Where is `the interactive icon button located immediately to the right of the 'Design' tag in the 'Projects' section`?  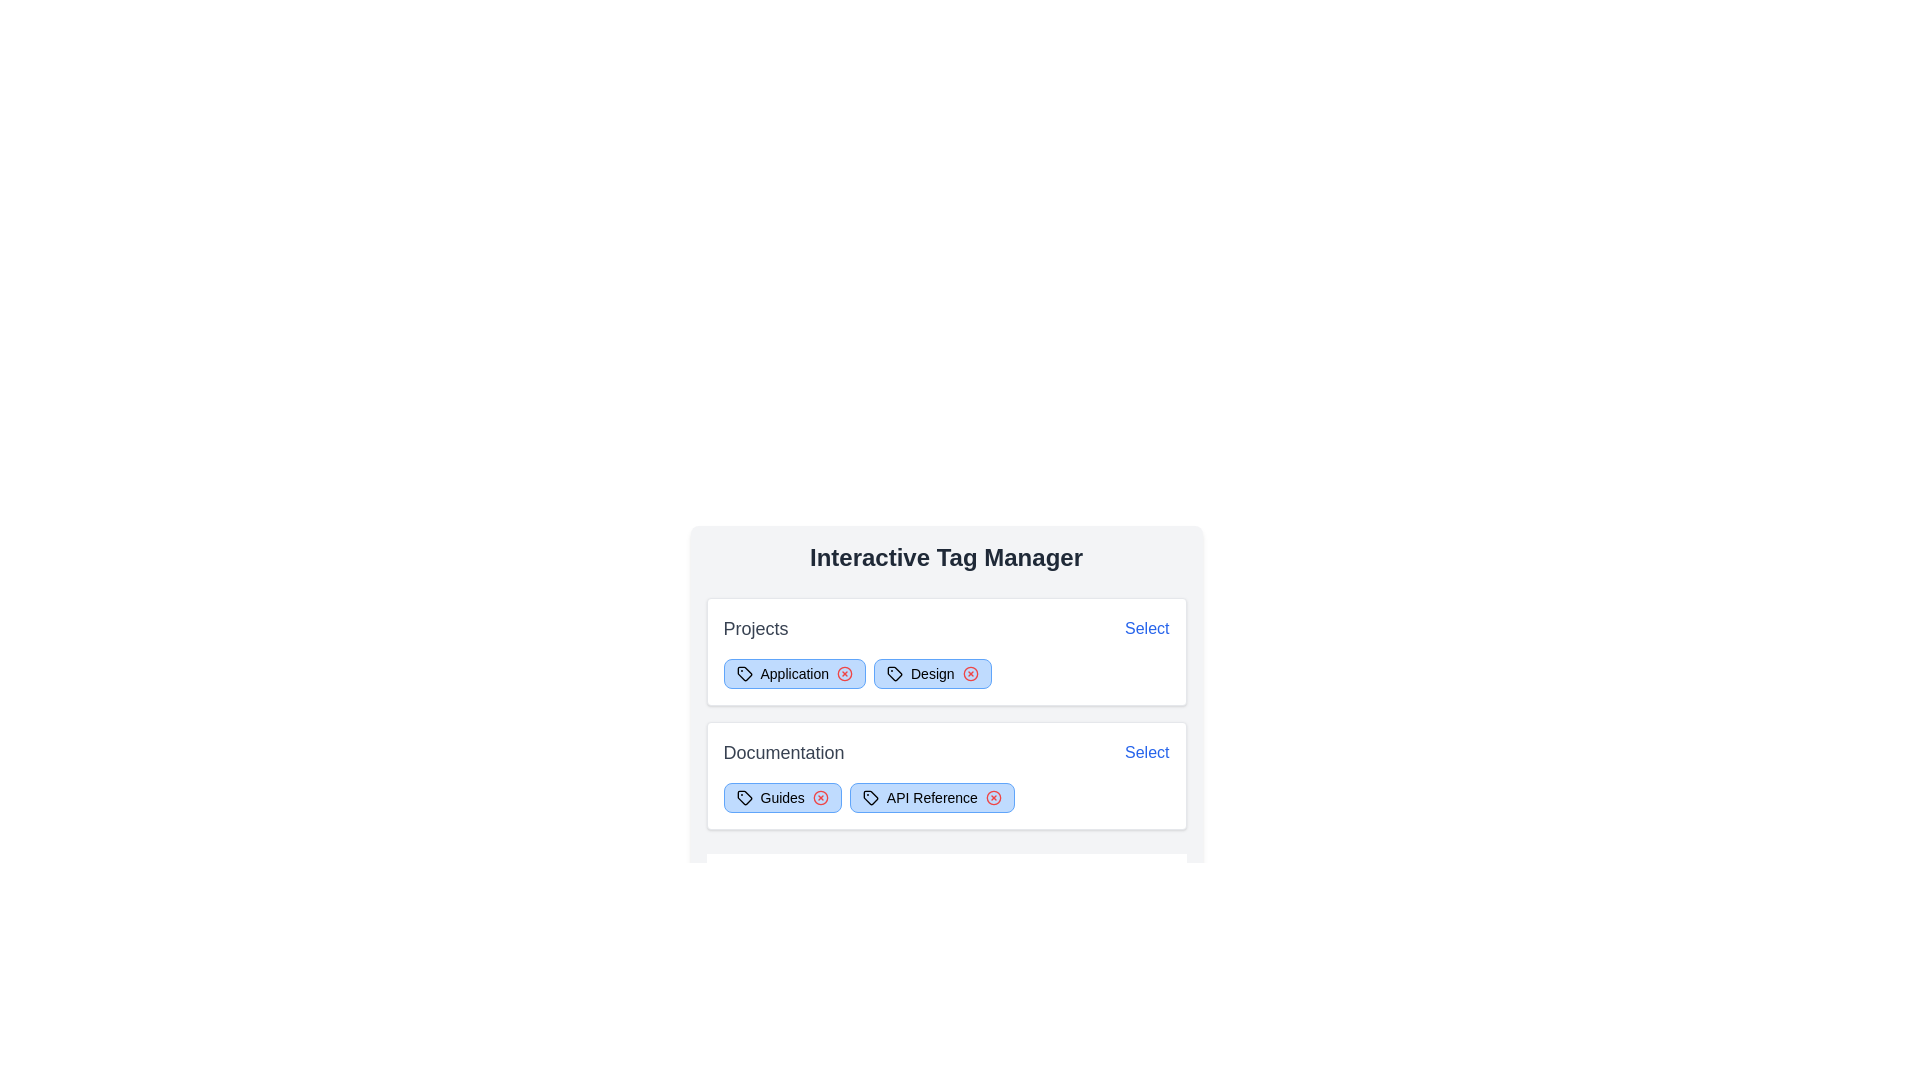
the interactive icon button located immediately to the right of the 'Design' tag in the 'Projects' section is located at coordinates (970, 674).